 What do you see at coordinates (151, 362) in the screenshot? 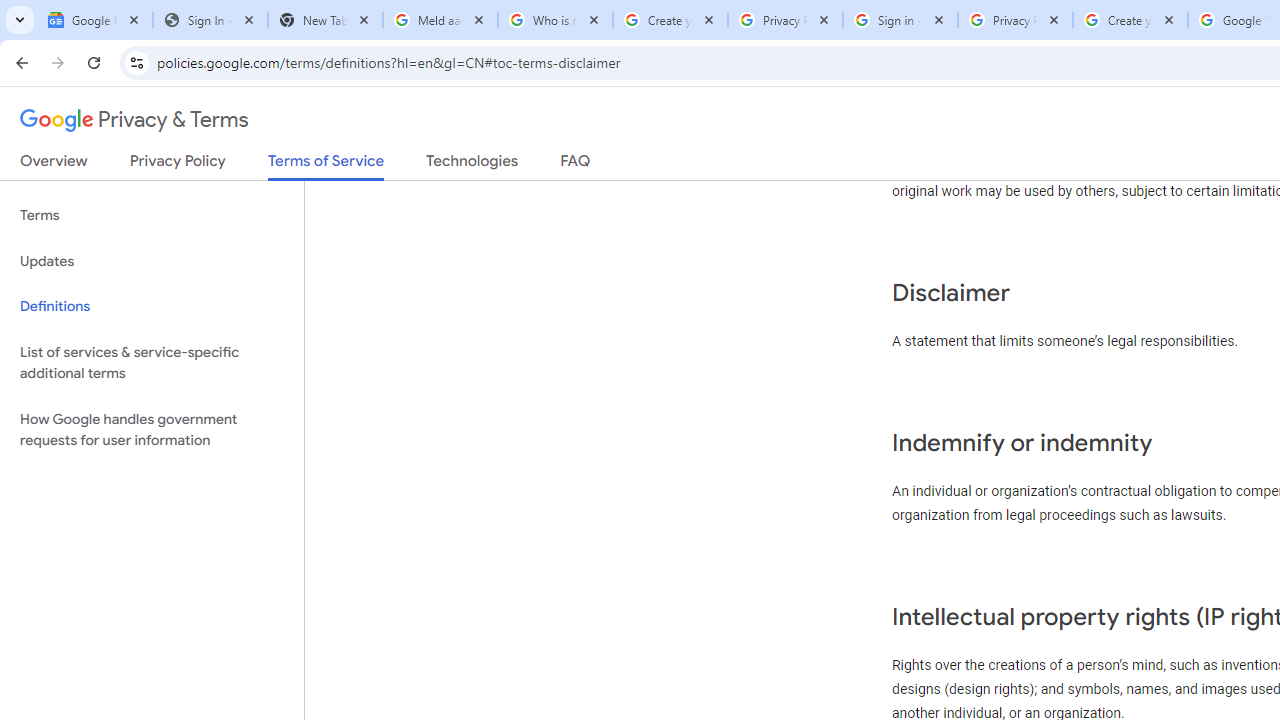
I see `'List of services & service-specific additional terms'` at bounding box center [151, 362].